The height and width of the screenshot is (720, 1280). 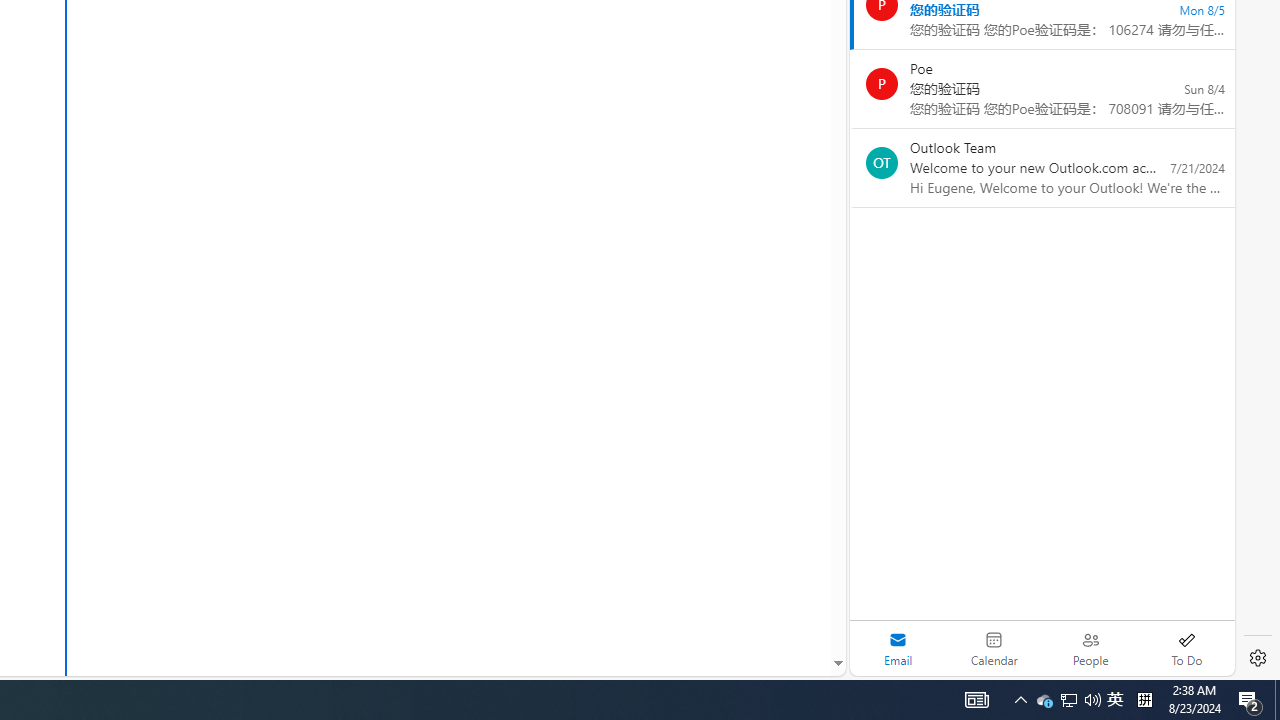 What do you see at coordinates (897, 648) in the screenshot?
I see `'Selected mail module'` at bounding box center [897, 648].